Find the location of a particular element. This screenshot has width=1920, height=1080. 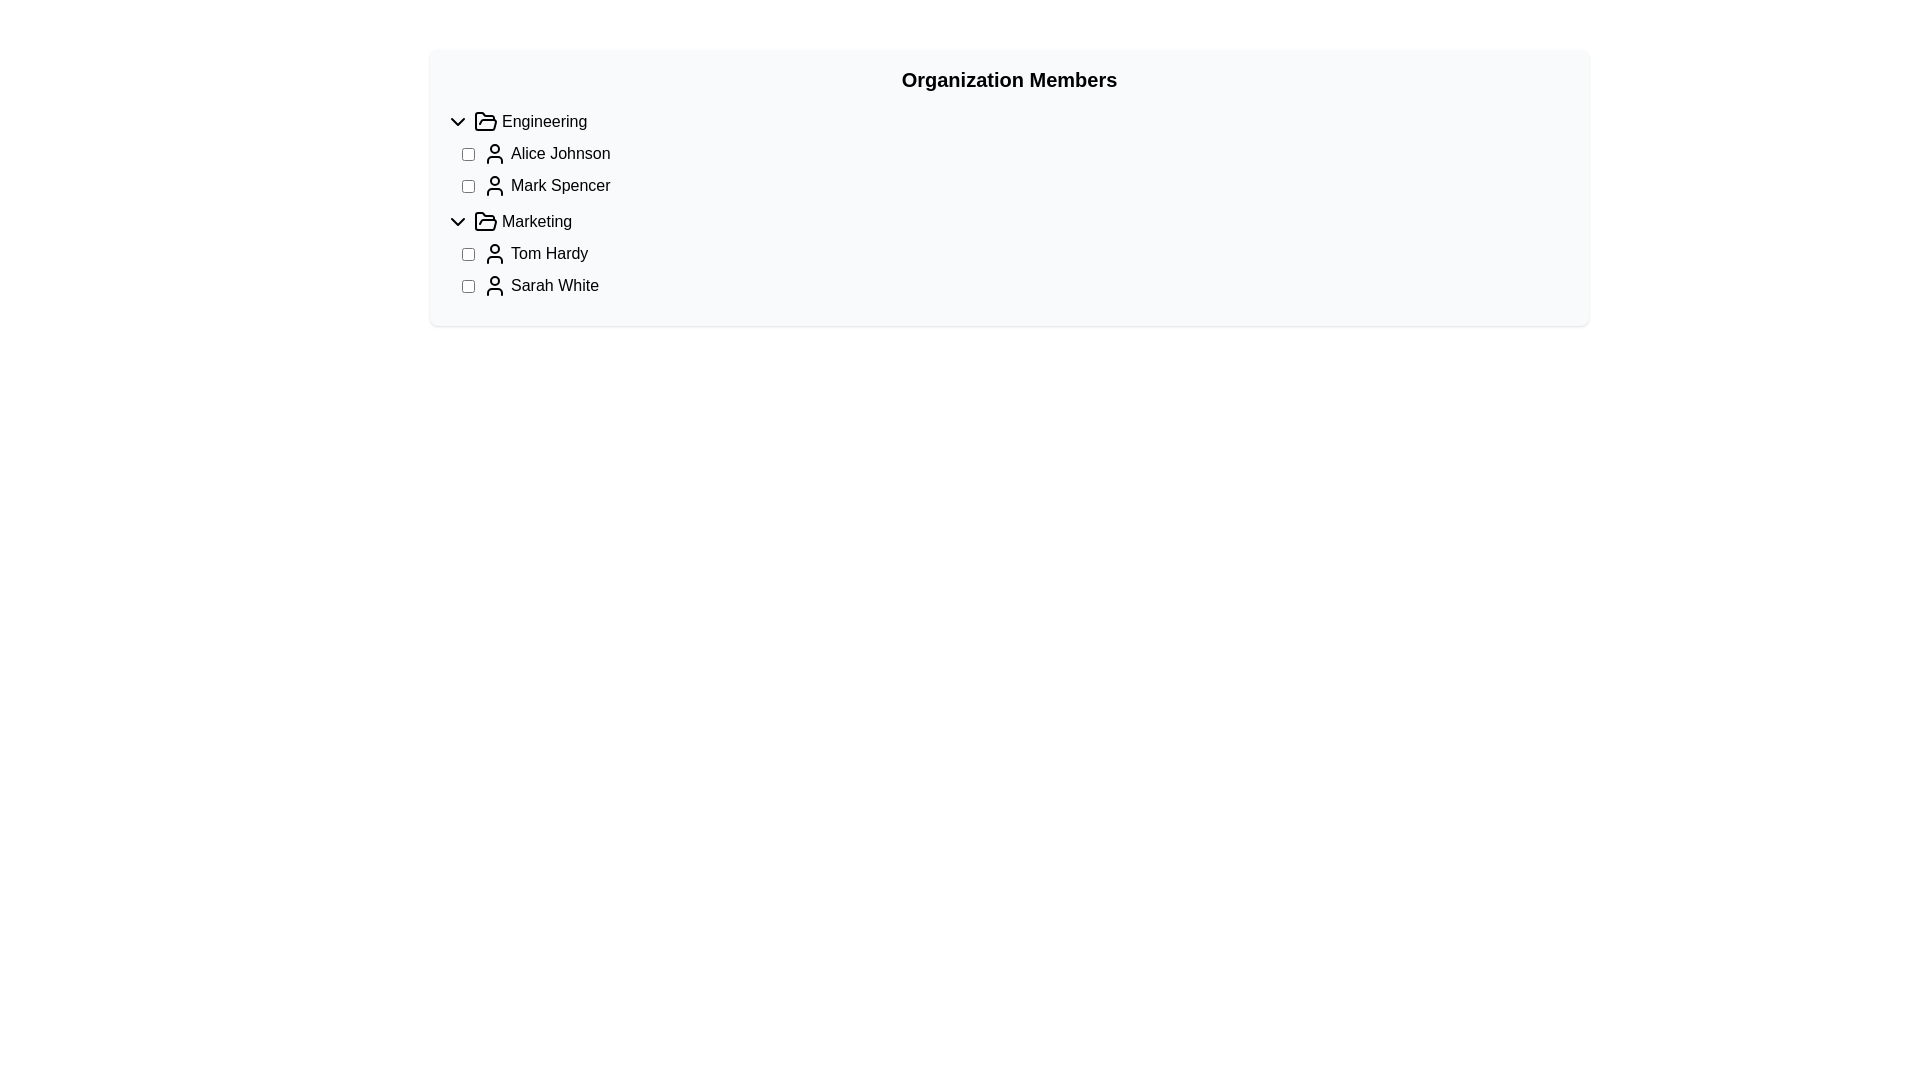

the user icon representing 'Sarah White' located in the 'Marketing' section of the 'Organization Members' list, positioned to the left of the text 'Sarah White' is located at coordinates (494, 285).